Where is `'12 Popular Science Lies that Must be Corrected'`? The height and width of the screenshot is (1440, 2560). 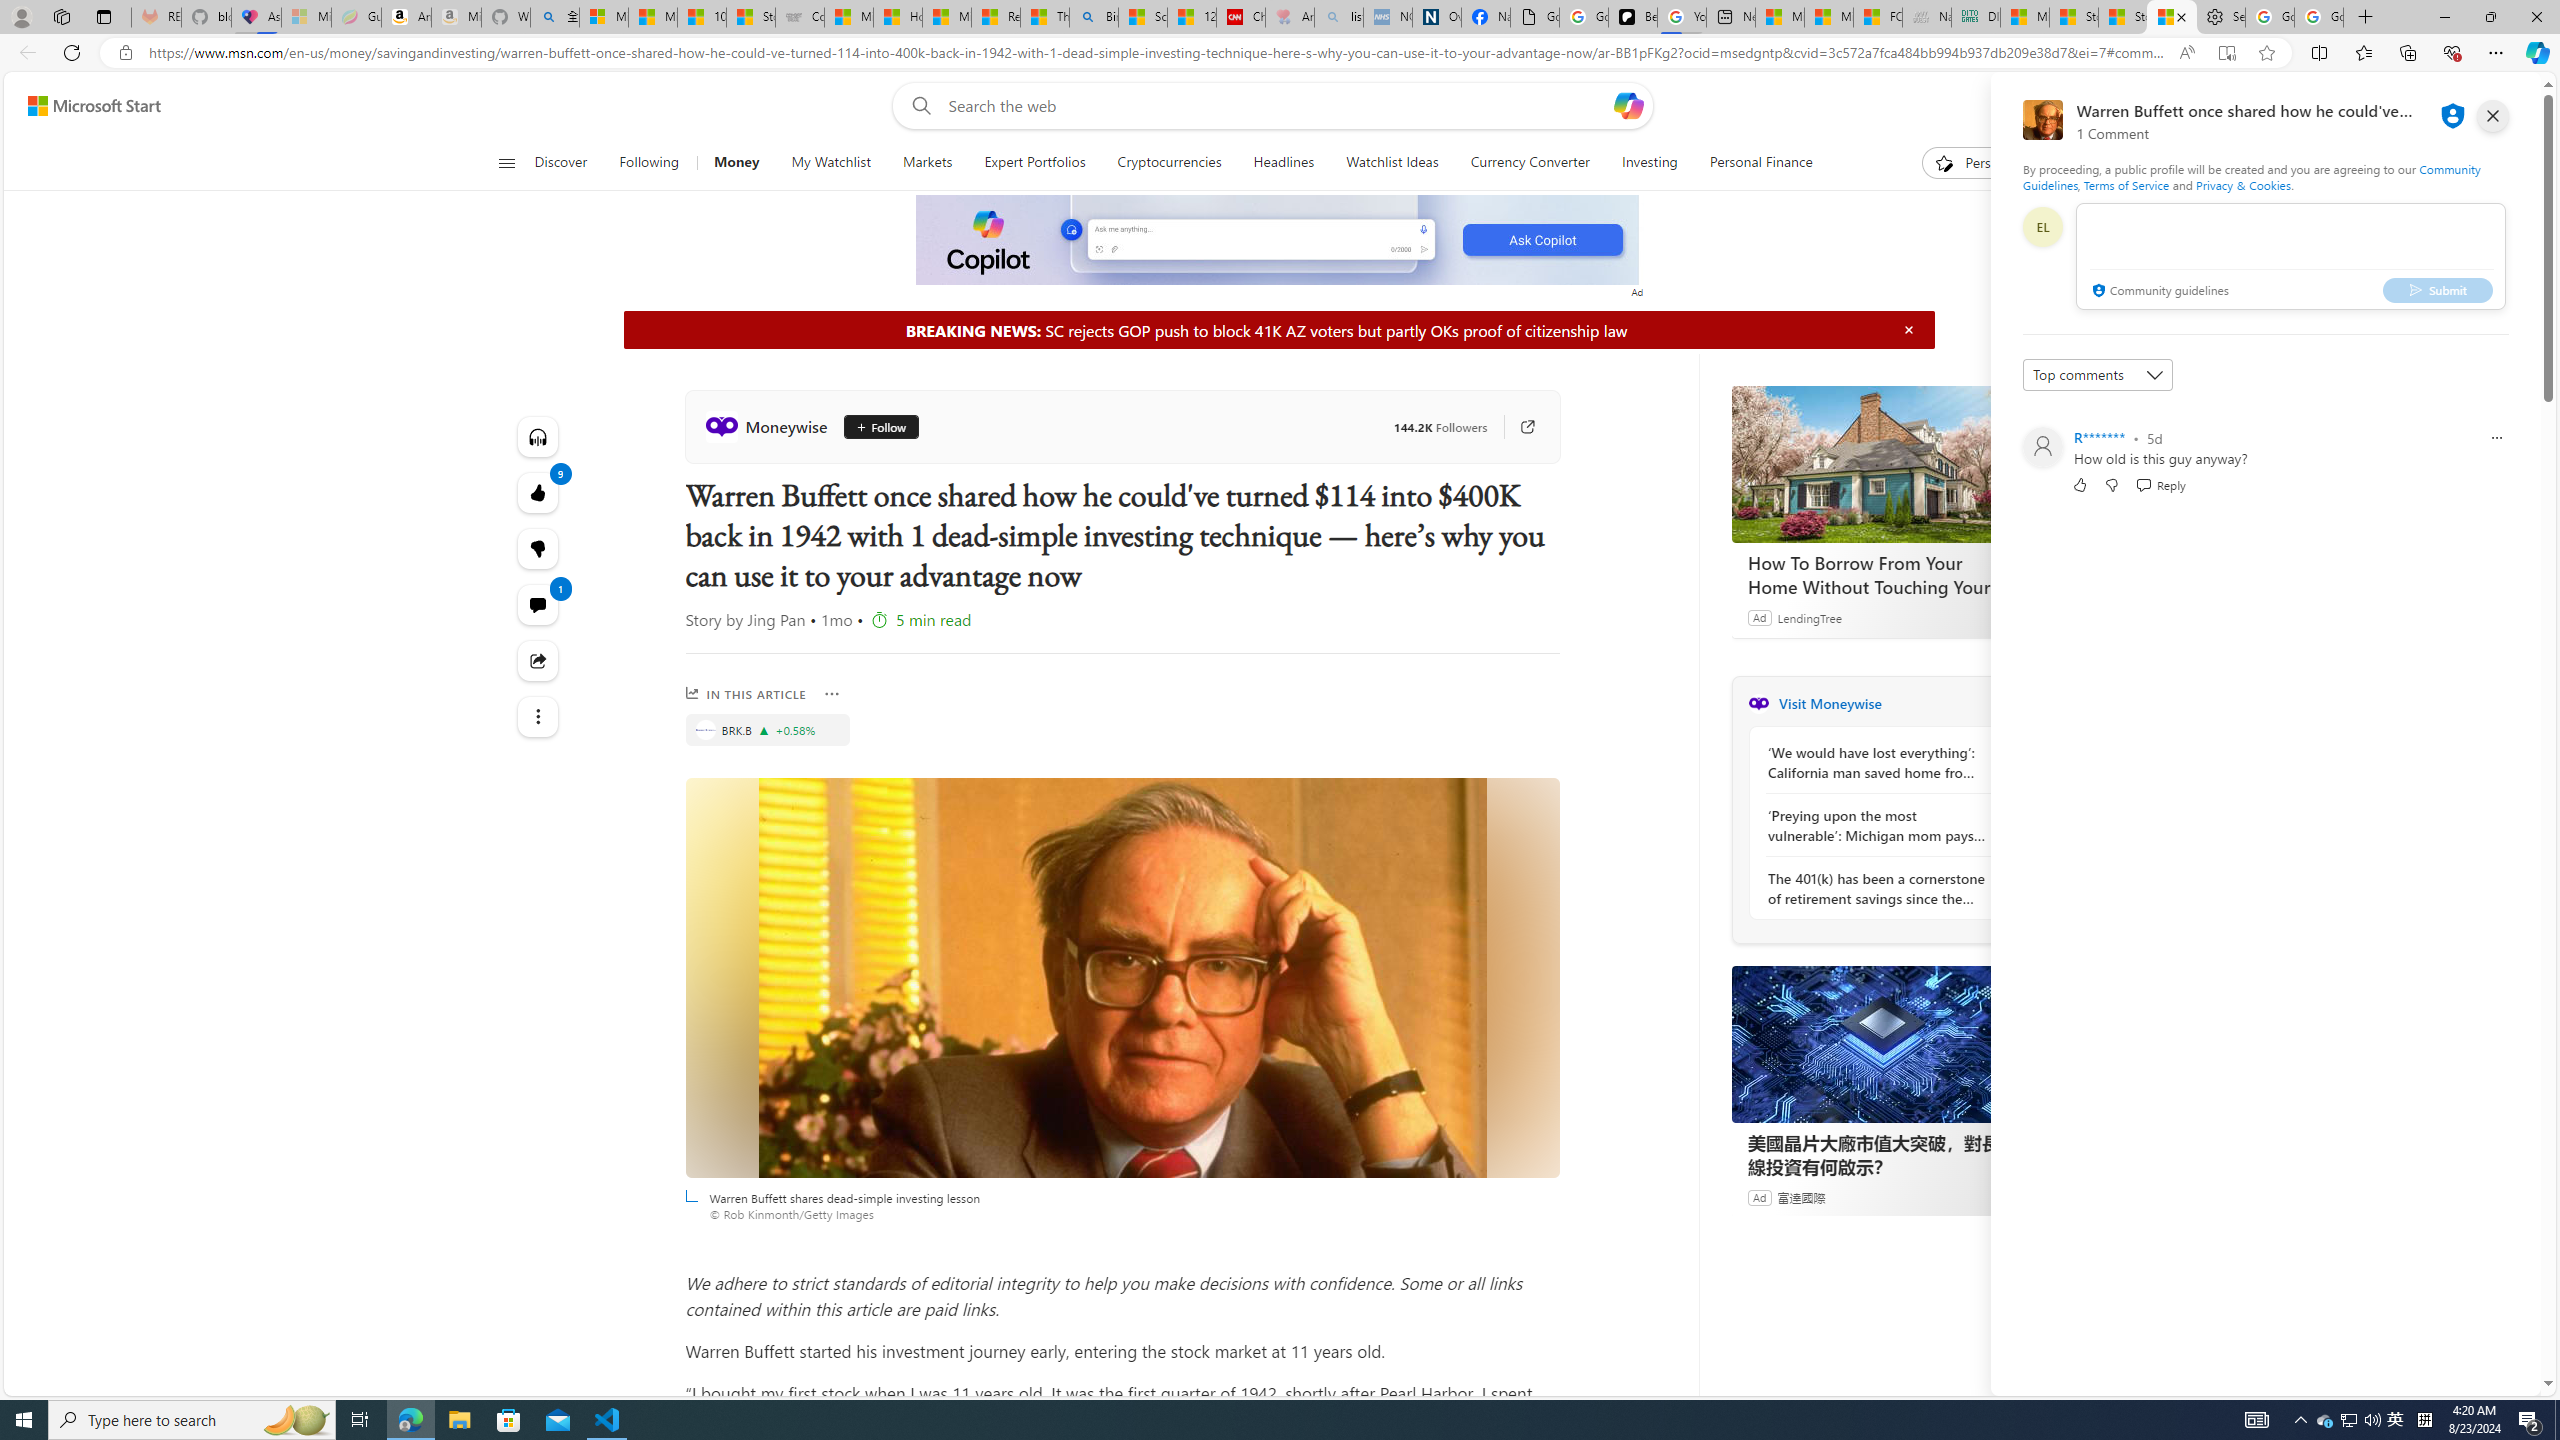 '12 Popular Science Lies that Must be Corrected' is located at coordinates (1191, 16).